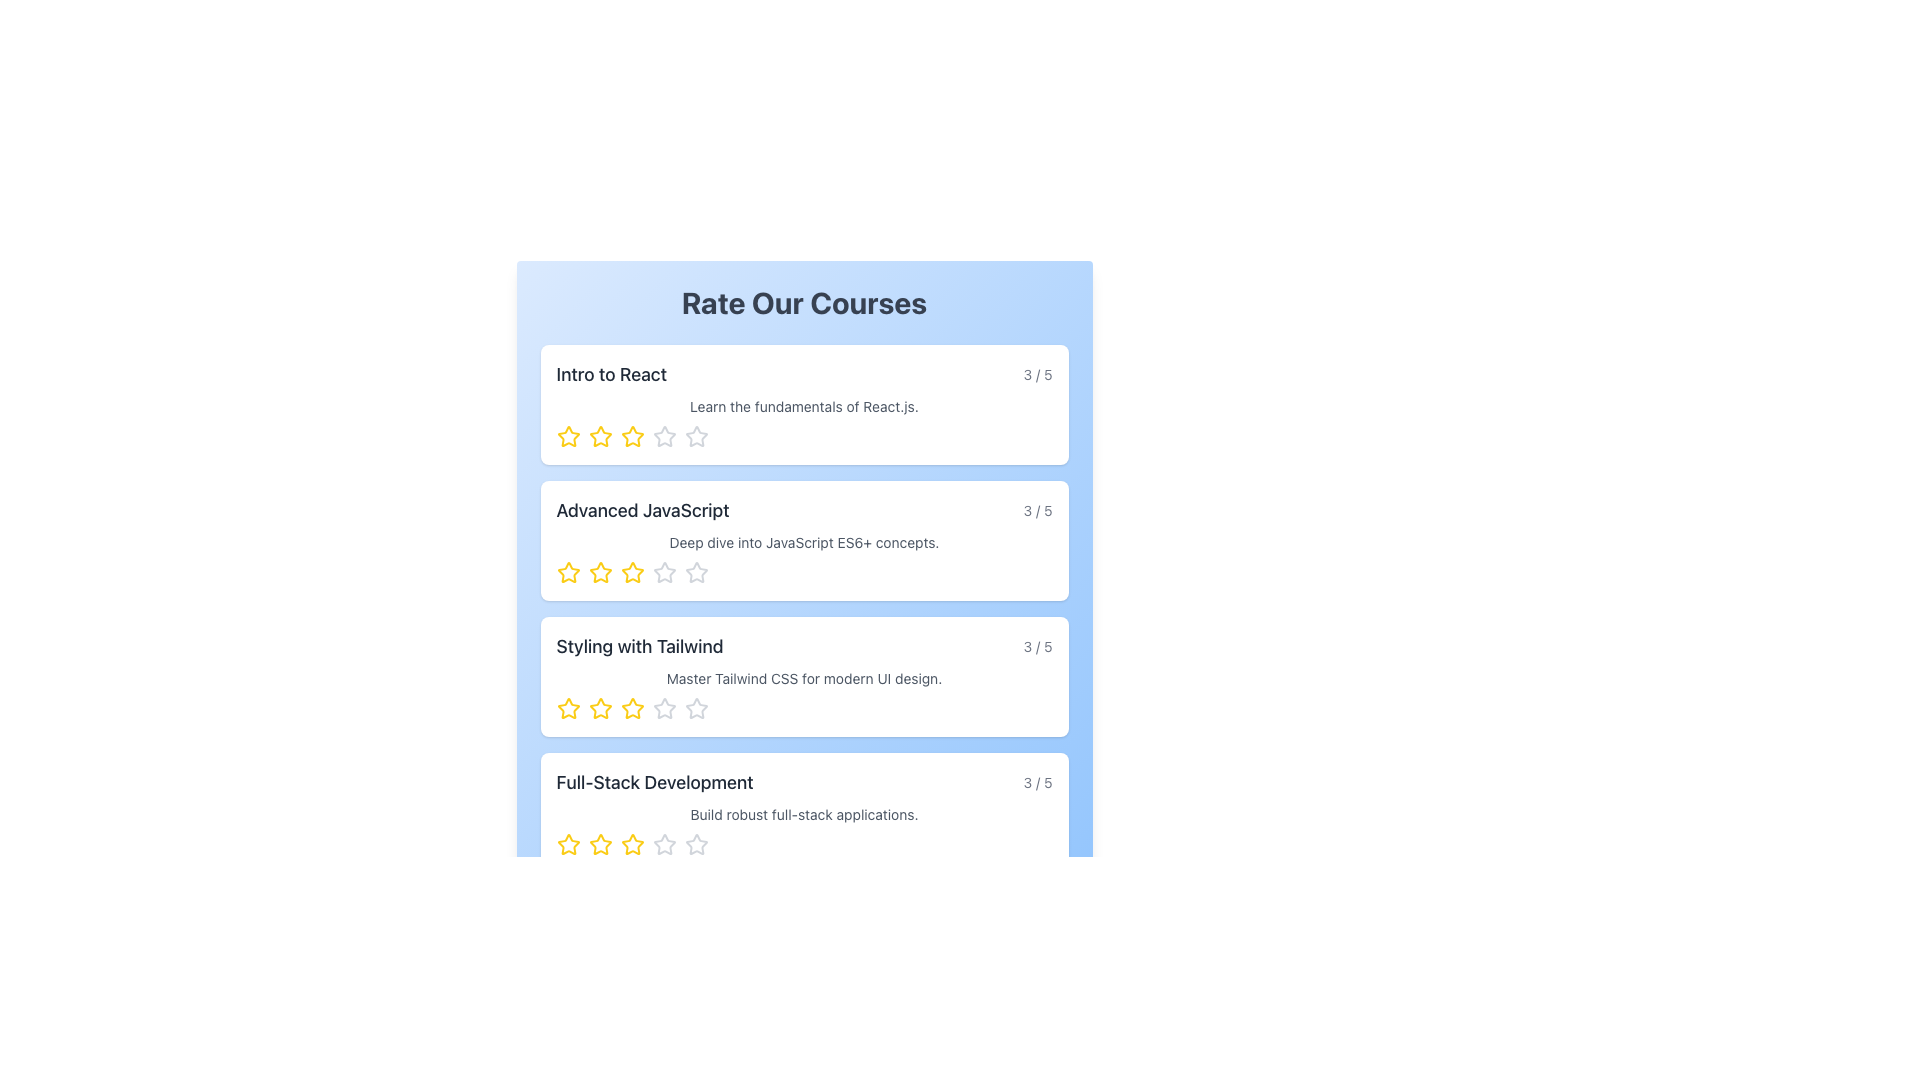 The width and height of the screenshot is (1920, 1080). I want to click on the first star icon in the rating system for the 'Intro to React' course, so click(567, 435).